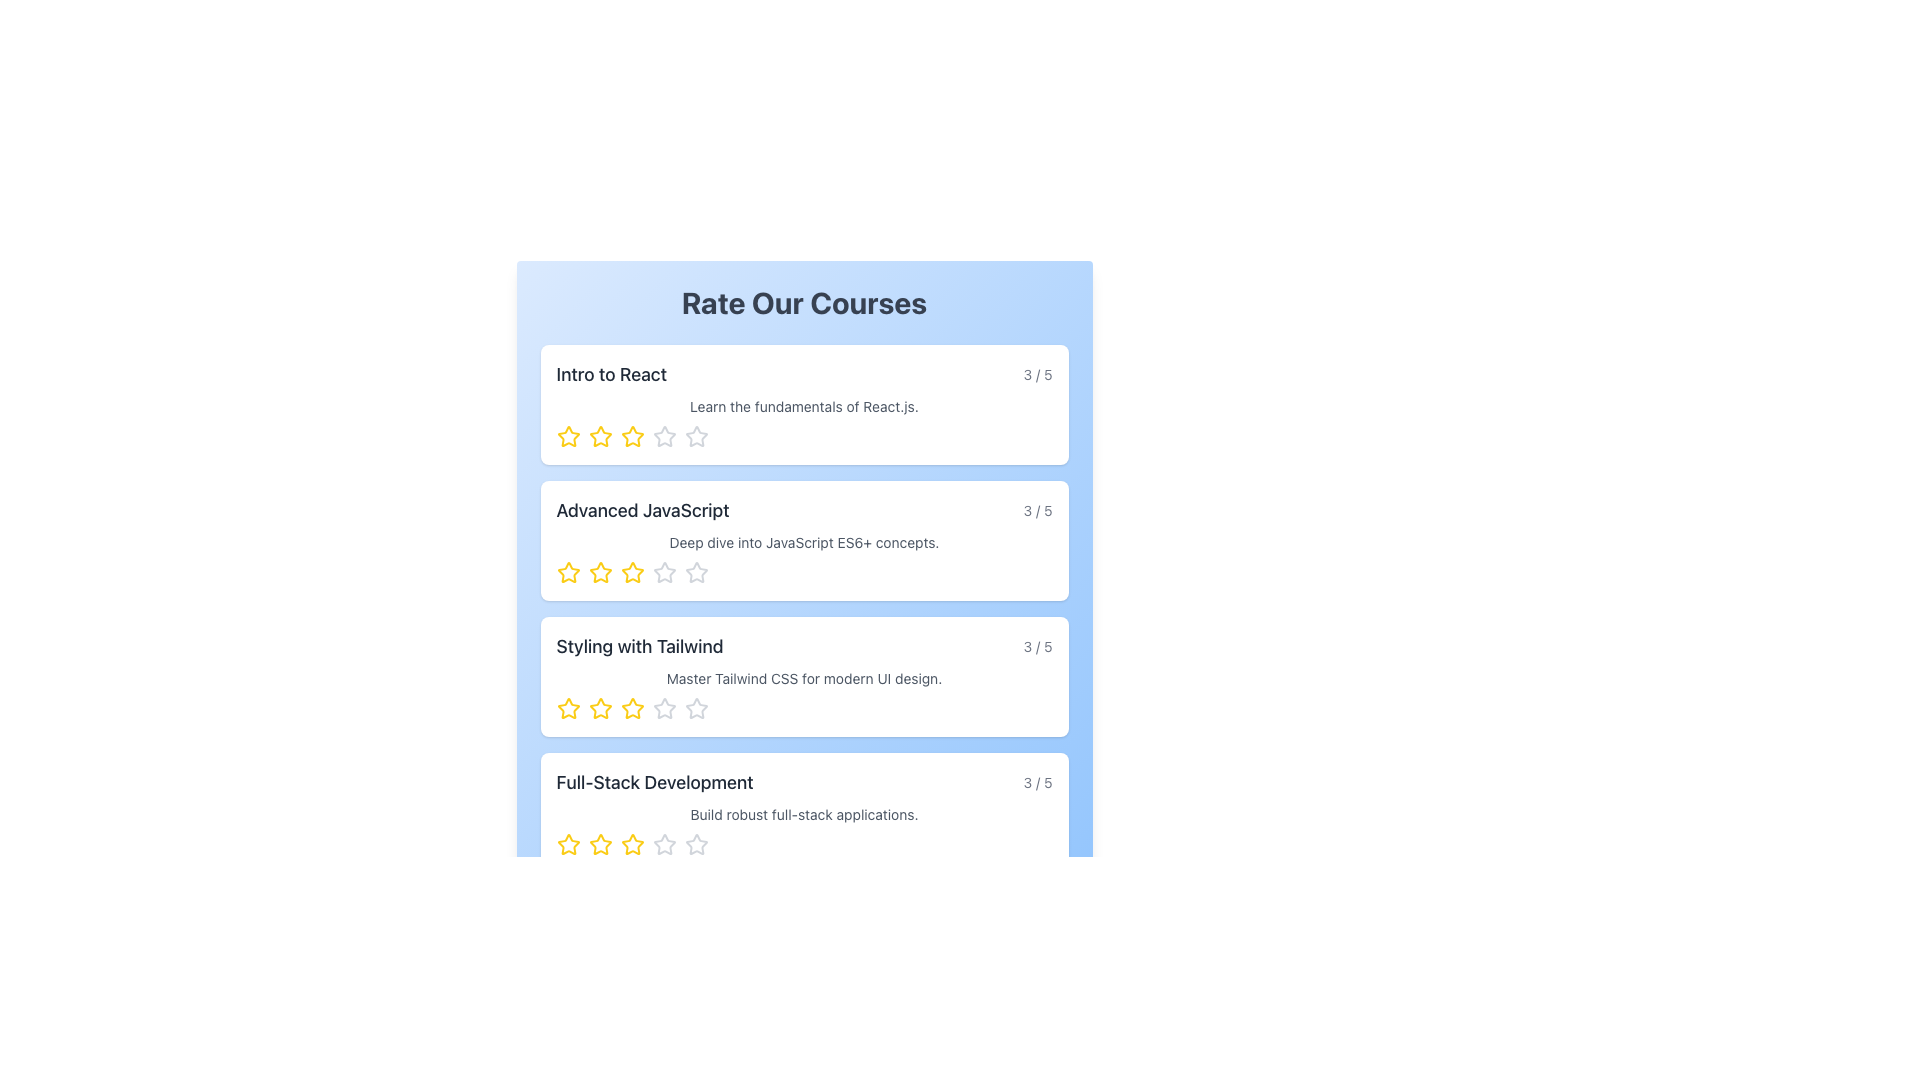 The width and height of the screenshot is (1920, 1080). I want to click on the first star icon in the rating system for the 'Intro to React' course, so click(567, 435).